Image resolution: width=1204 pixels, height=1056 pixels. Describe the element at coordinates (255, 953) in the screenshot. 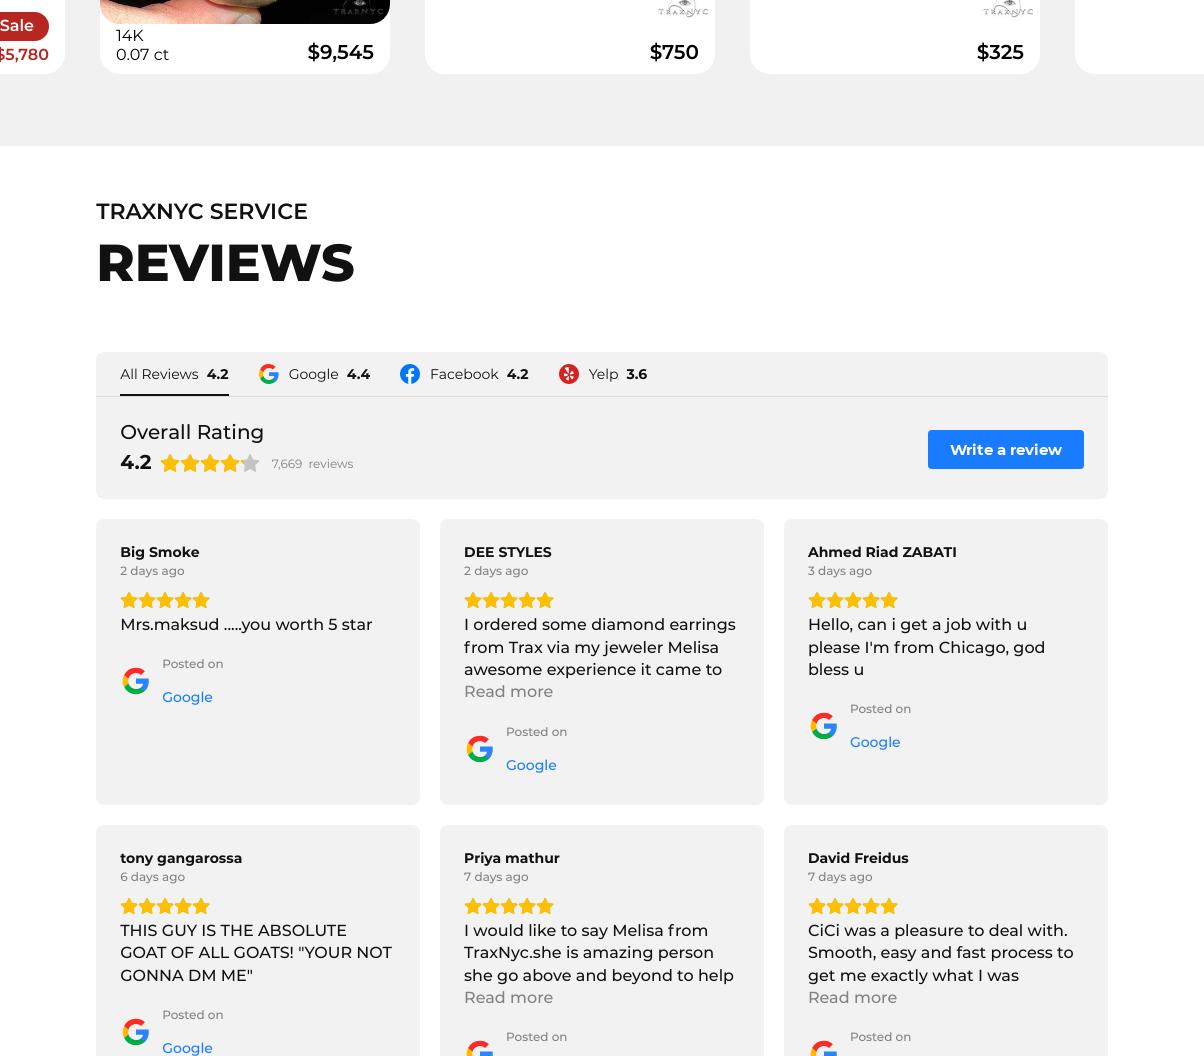

I see `'THIS GUY IS THE ABSOLUTE GOAT OF ALL GOATS!  "YOUR NOT GONNA DM ME"'` at that location.